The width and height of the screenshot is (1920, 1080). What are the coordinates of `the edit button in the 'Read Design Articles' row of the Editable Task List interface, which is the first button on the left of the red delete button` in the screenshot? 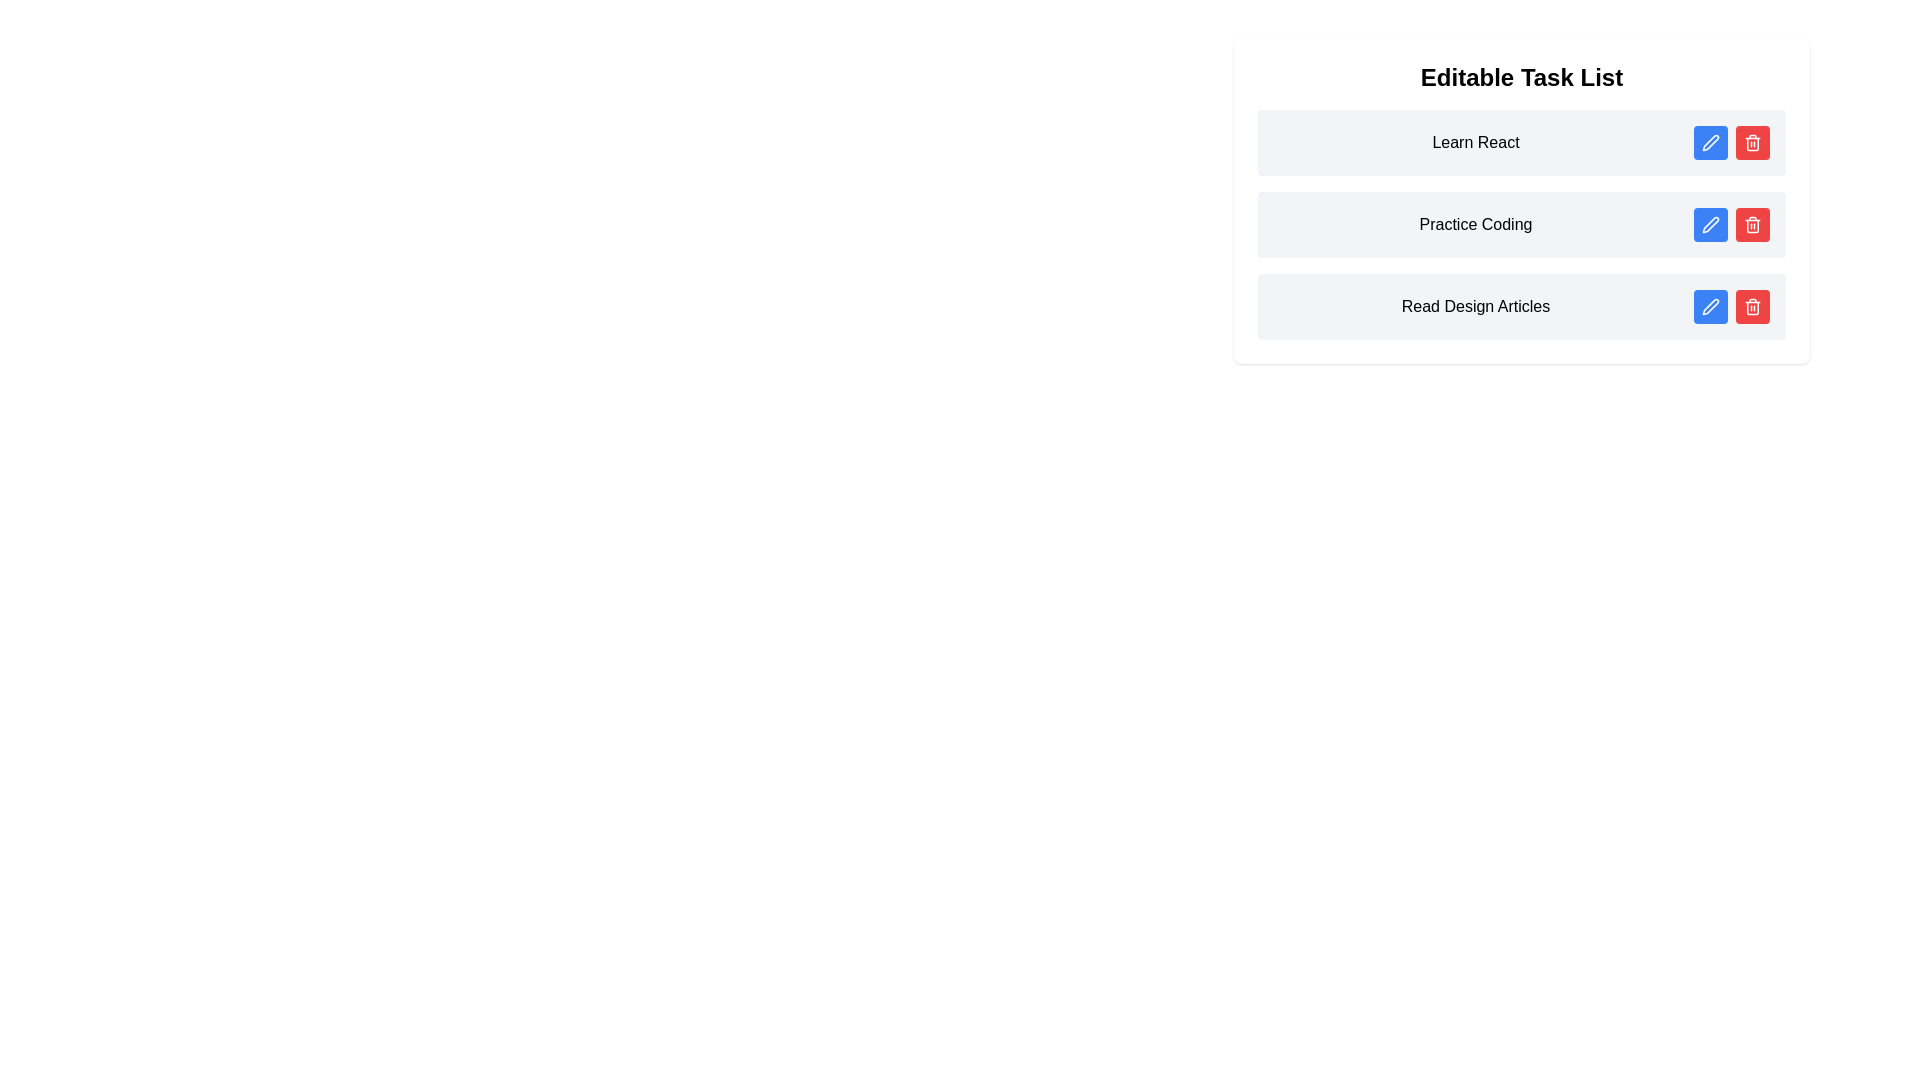 It's located at (1709, 307).